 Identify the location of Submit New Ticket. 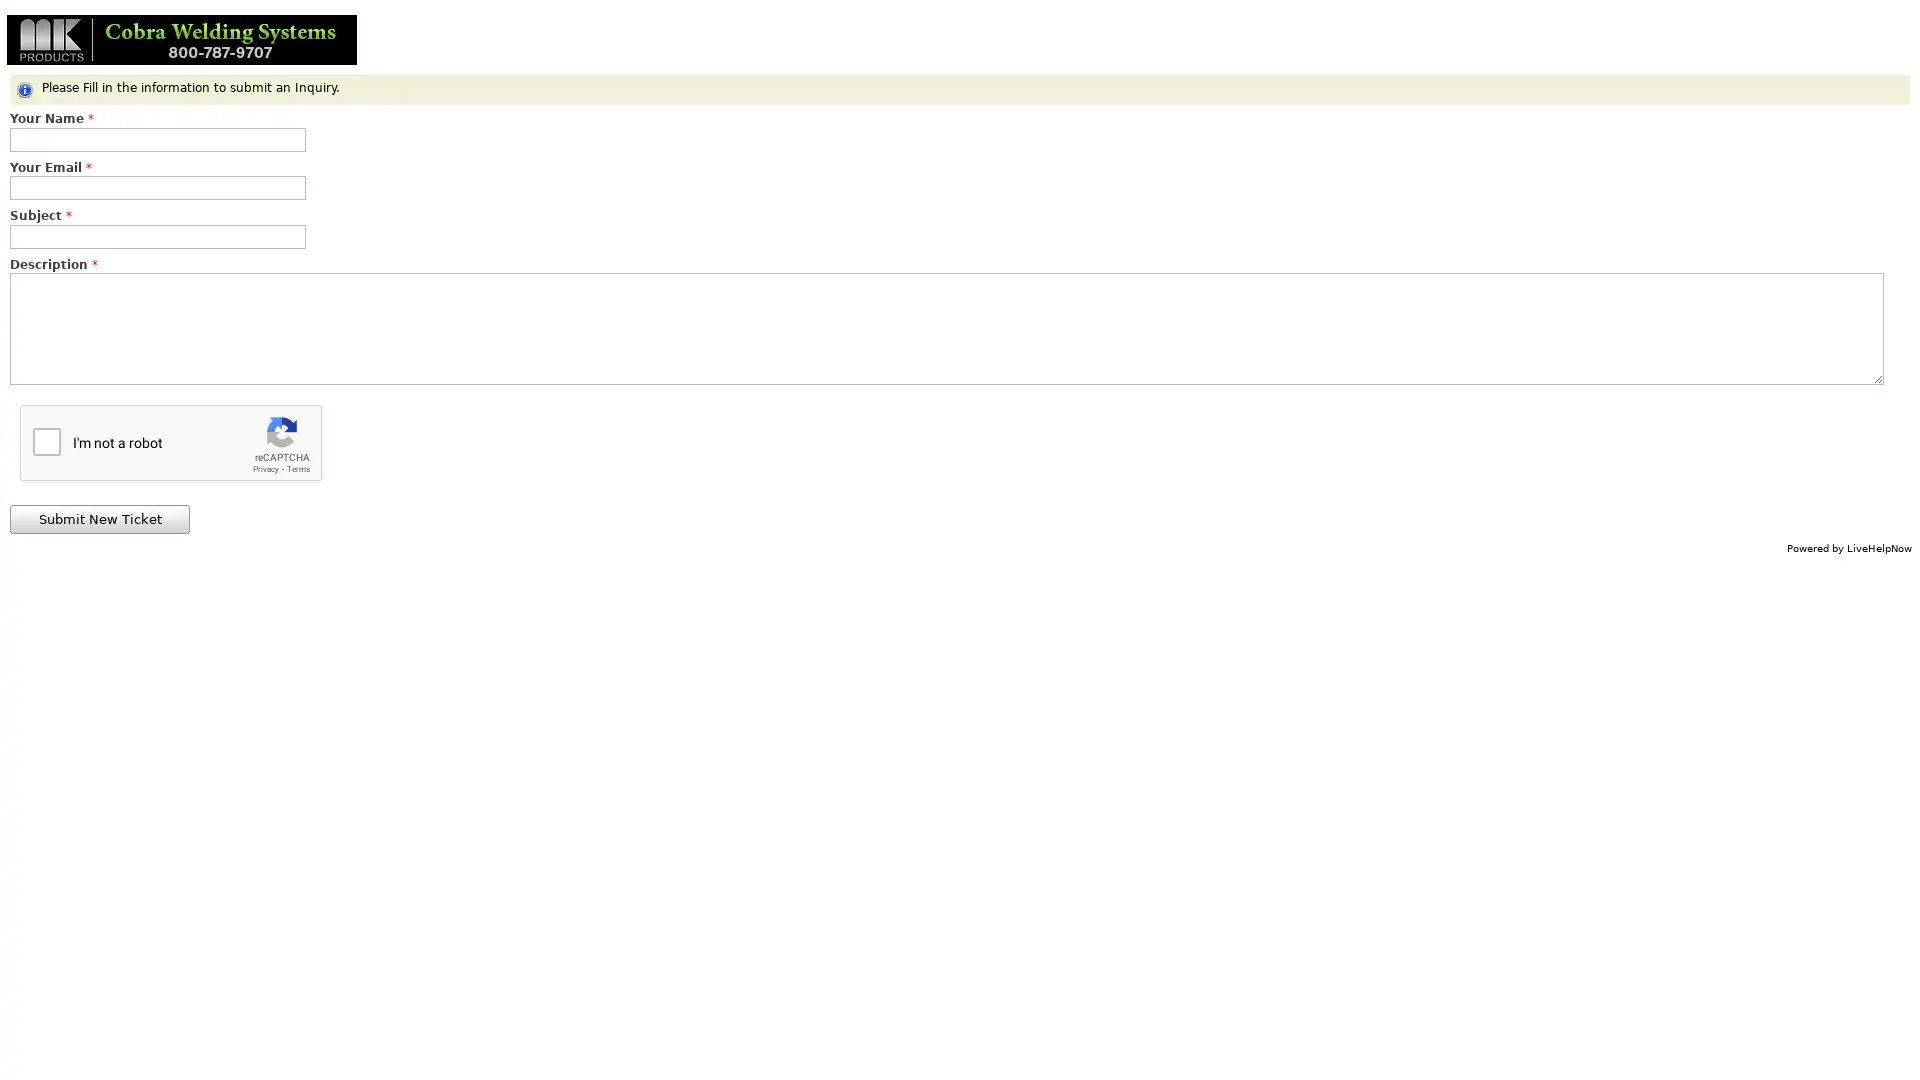
(99, 518).